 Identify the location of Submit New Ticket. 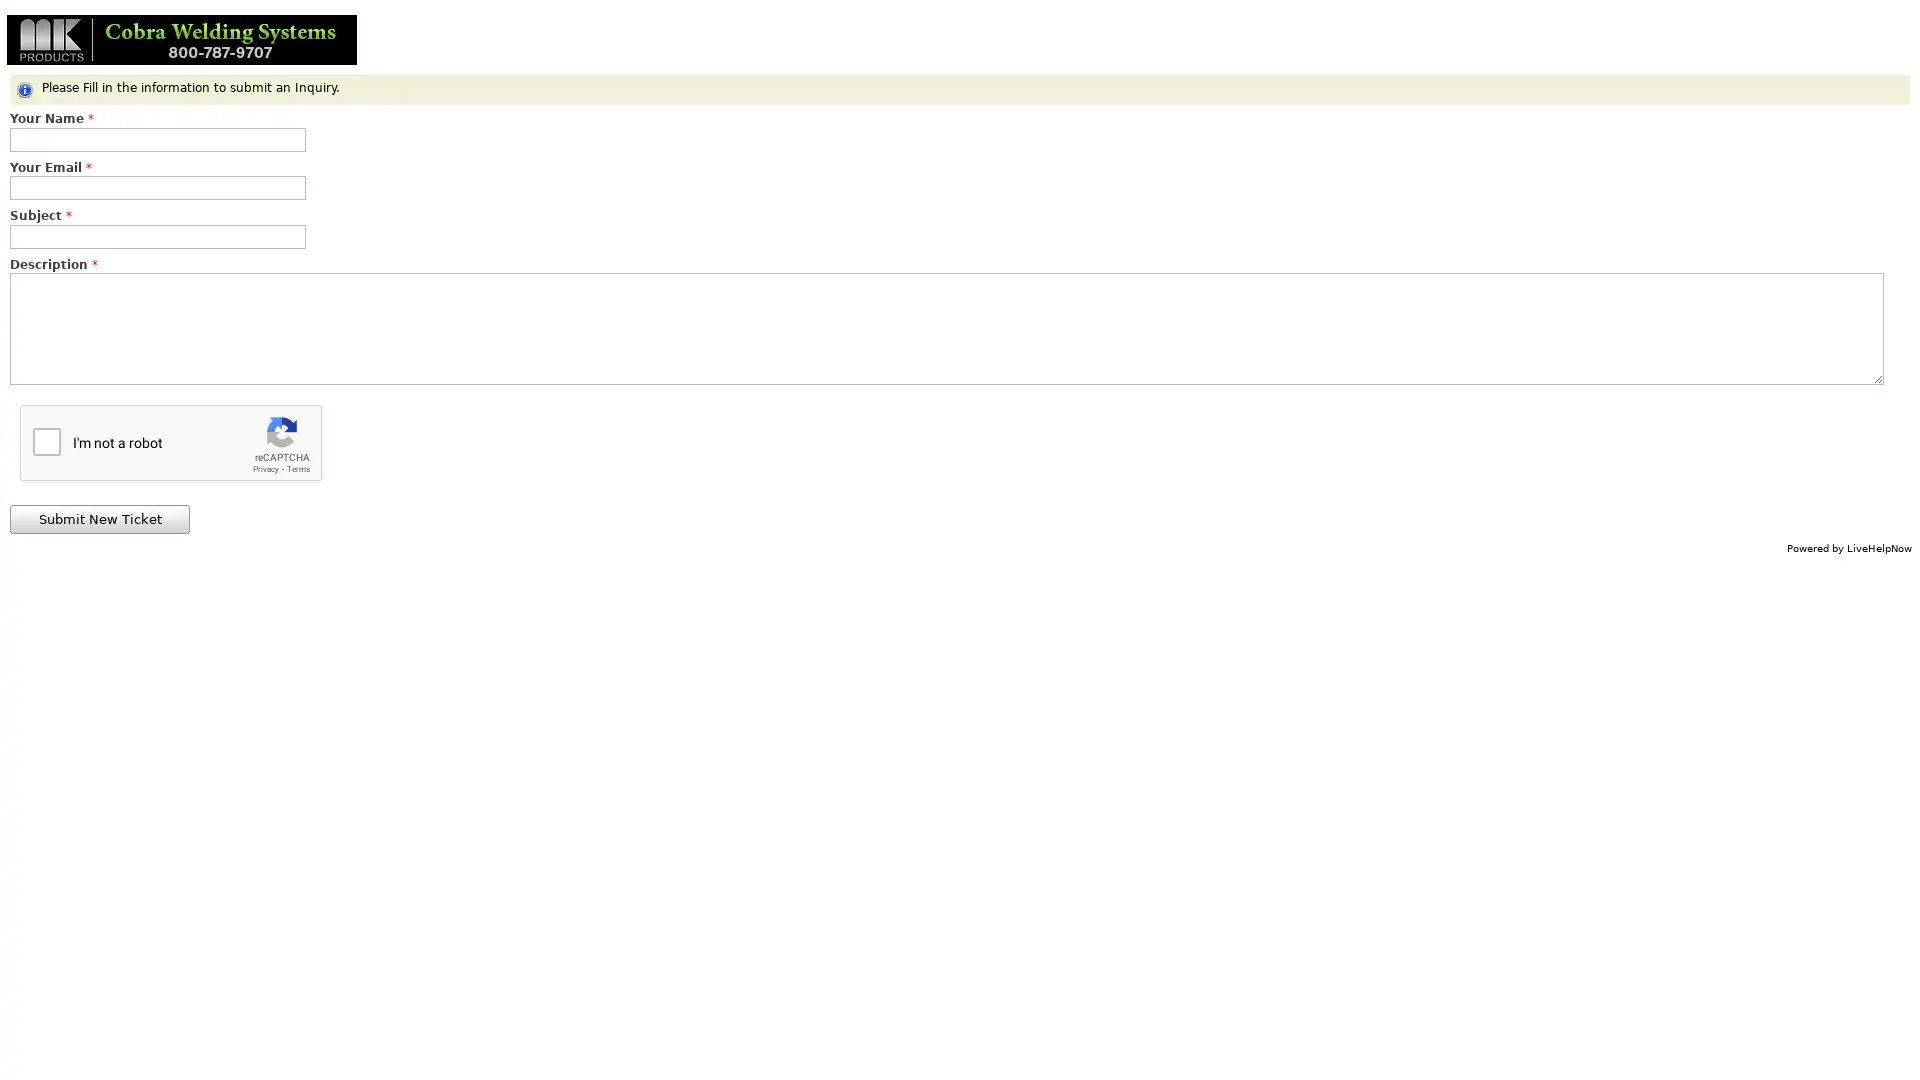
(99, 518).